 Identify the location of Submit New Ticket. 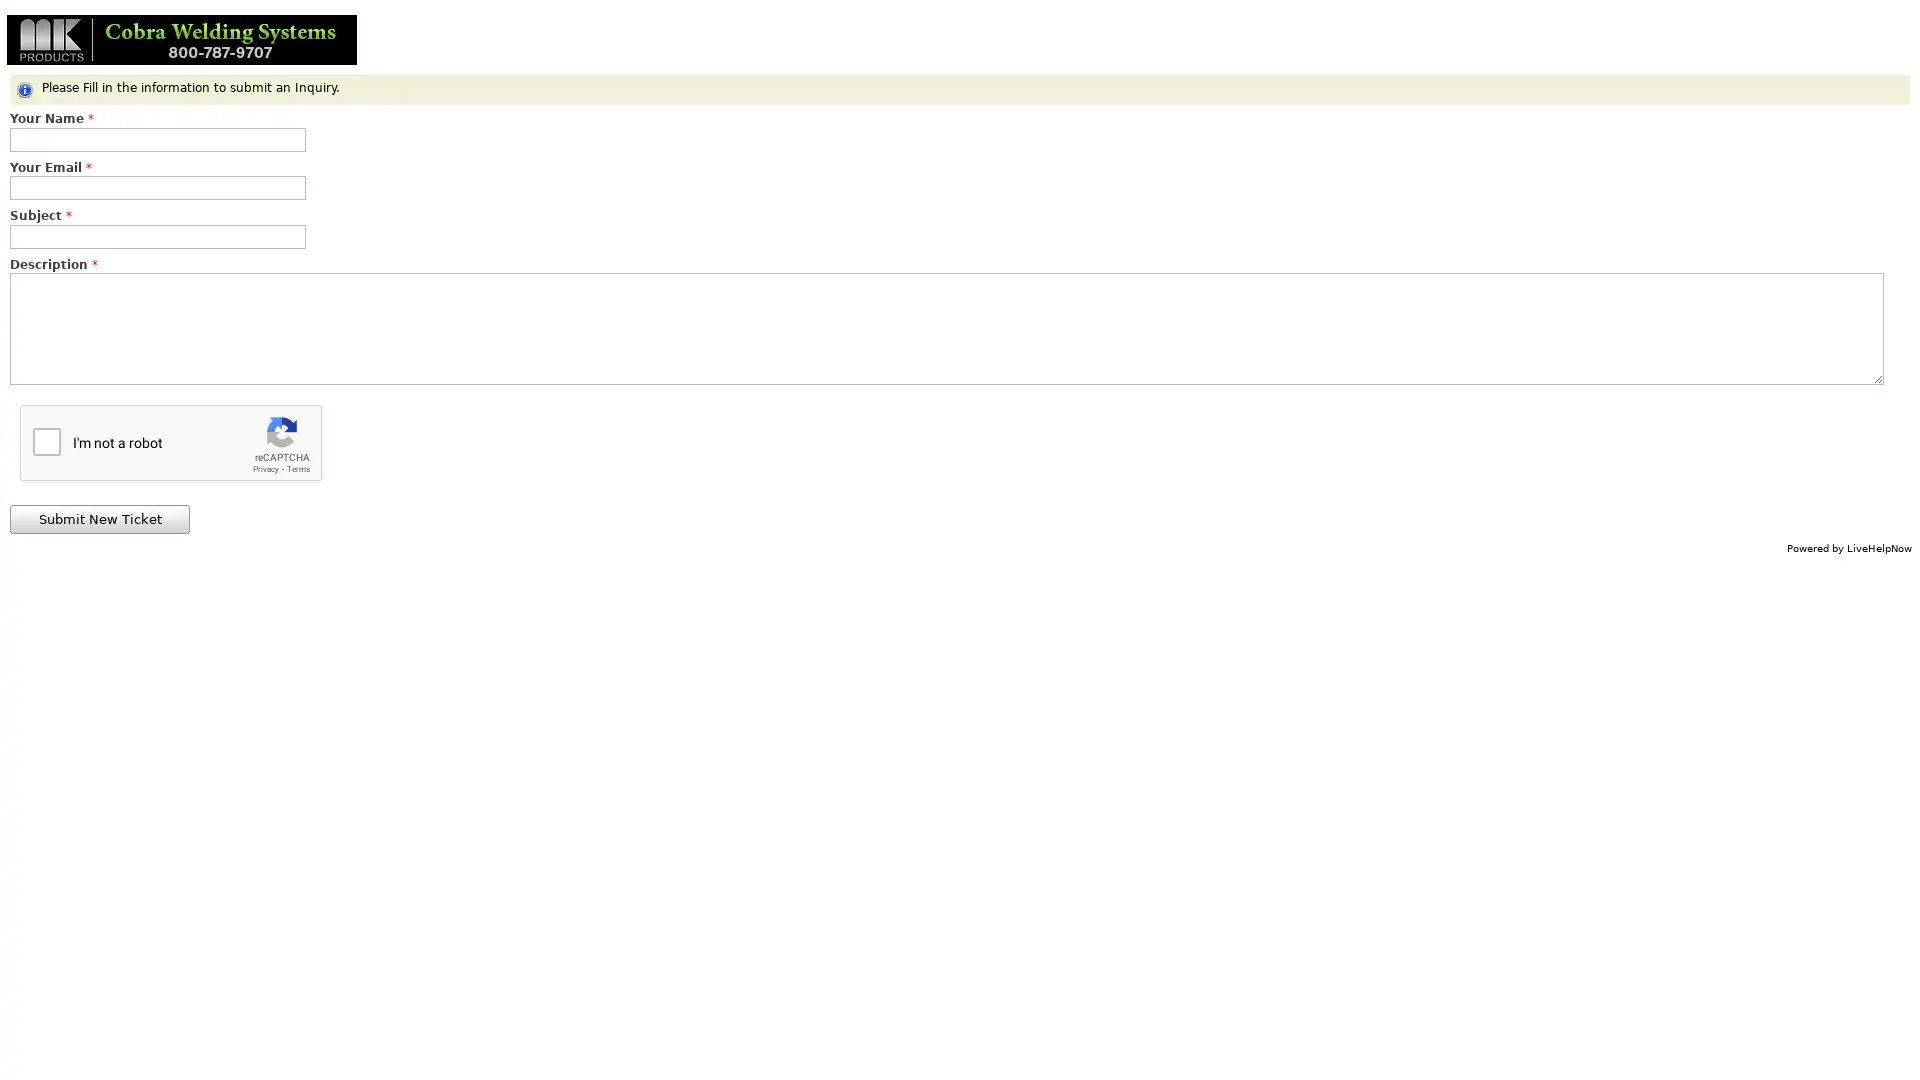
(99, 518).